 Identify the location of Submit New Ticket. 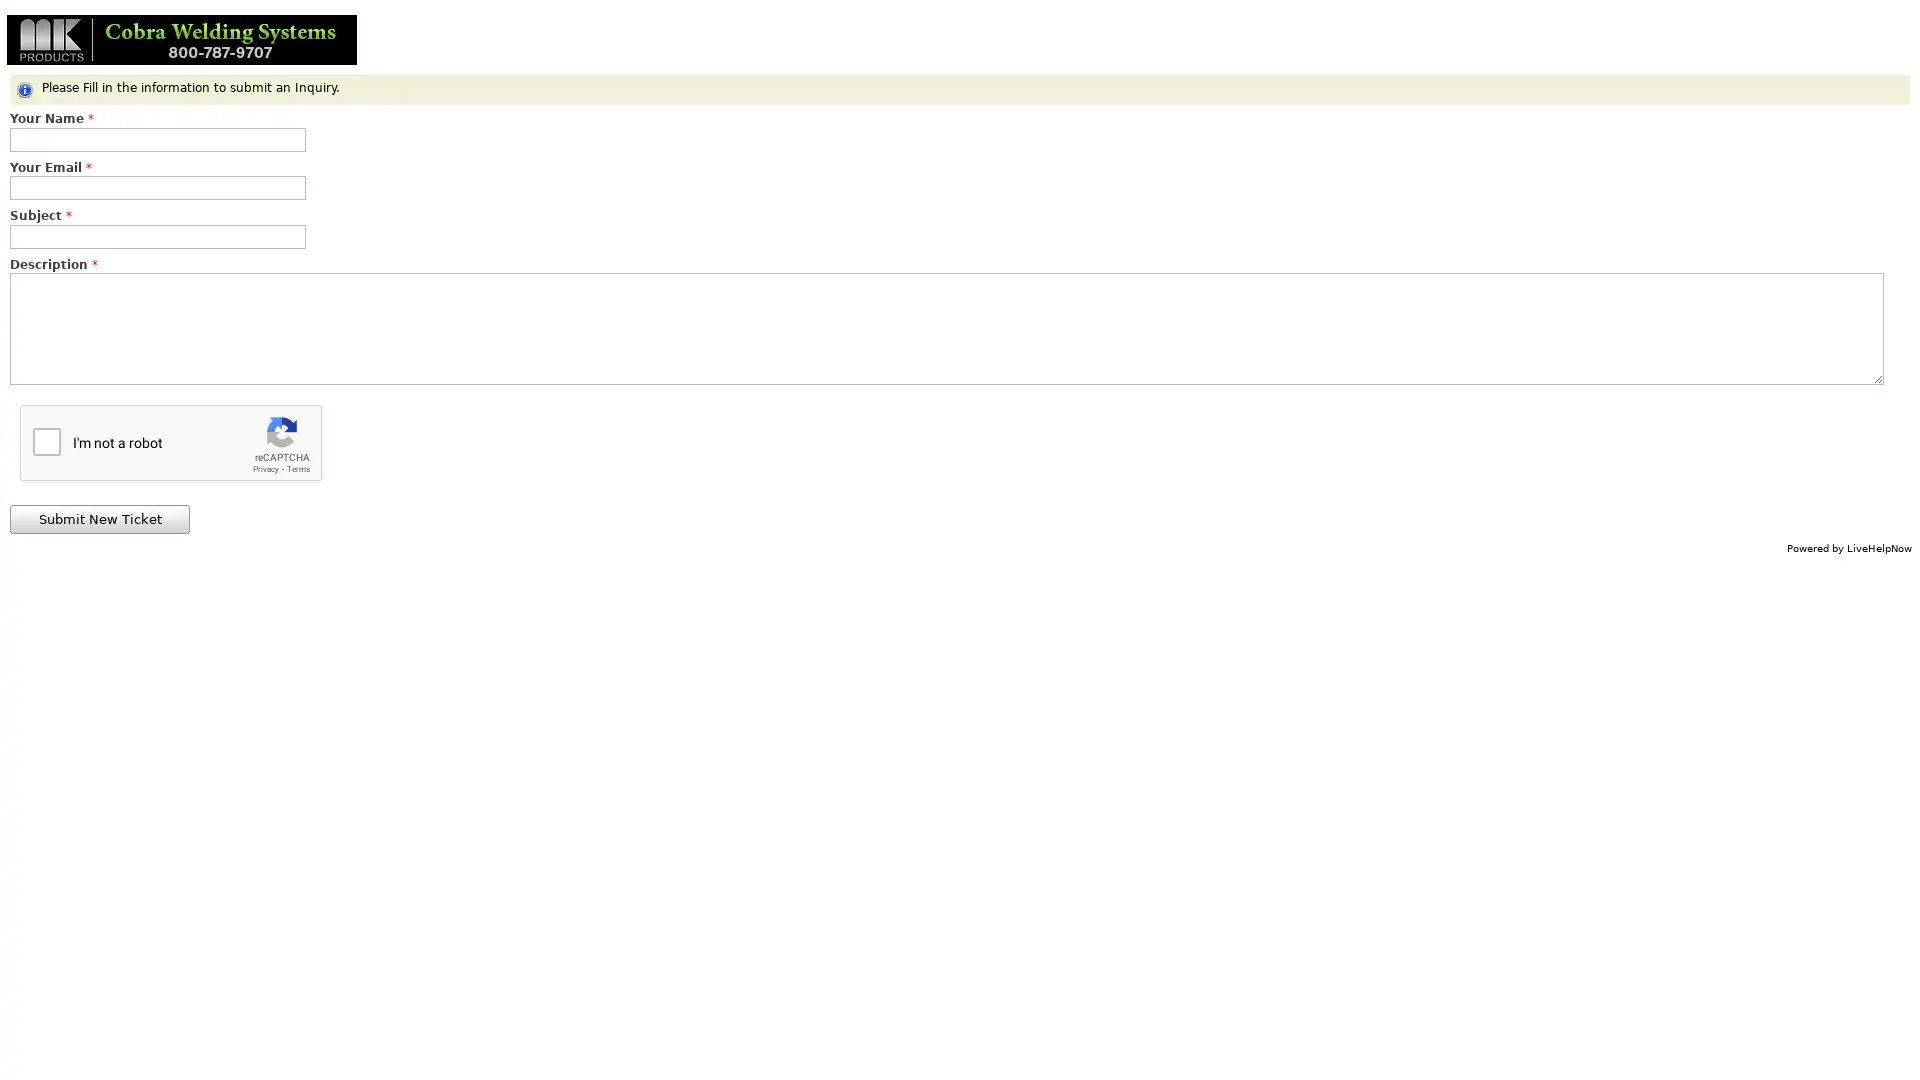
(99, 518).